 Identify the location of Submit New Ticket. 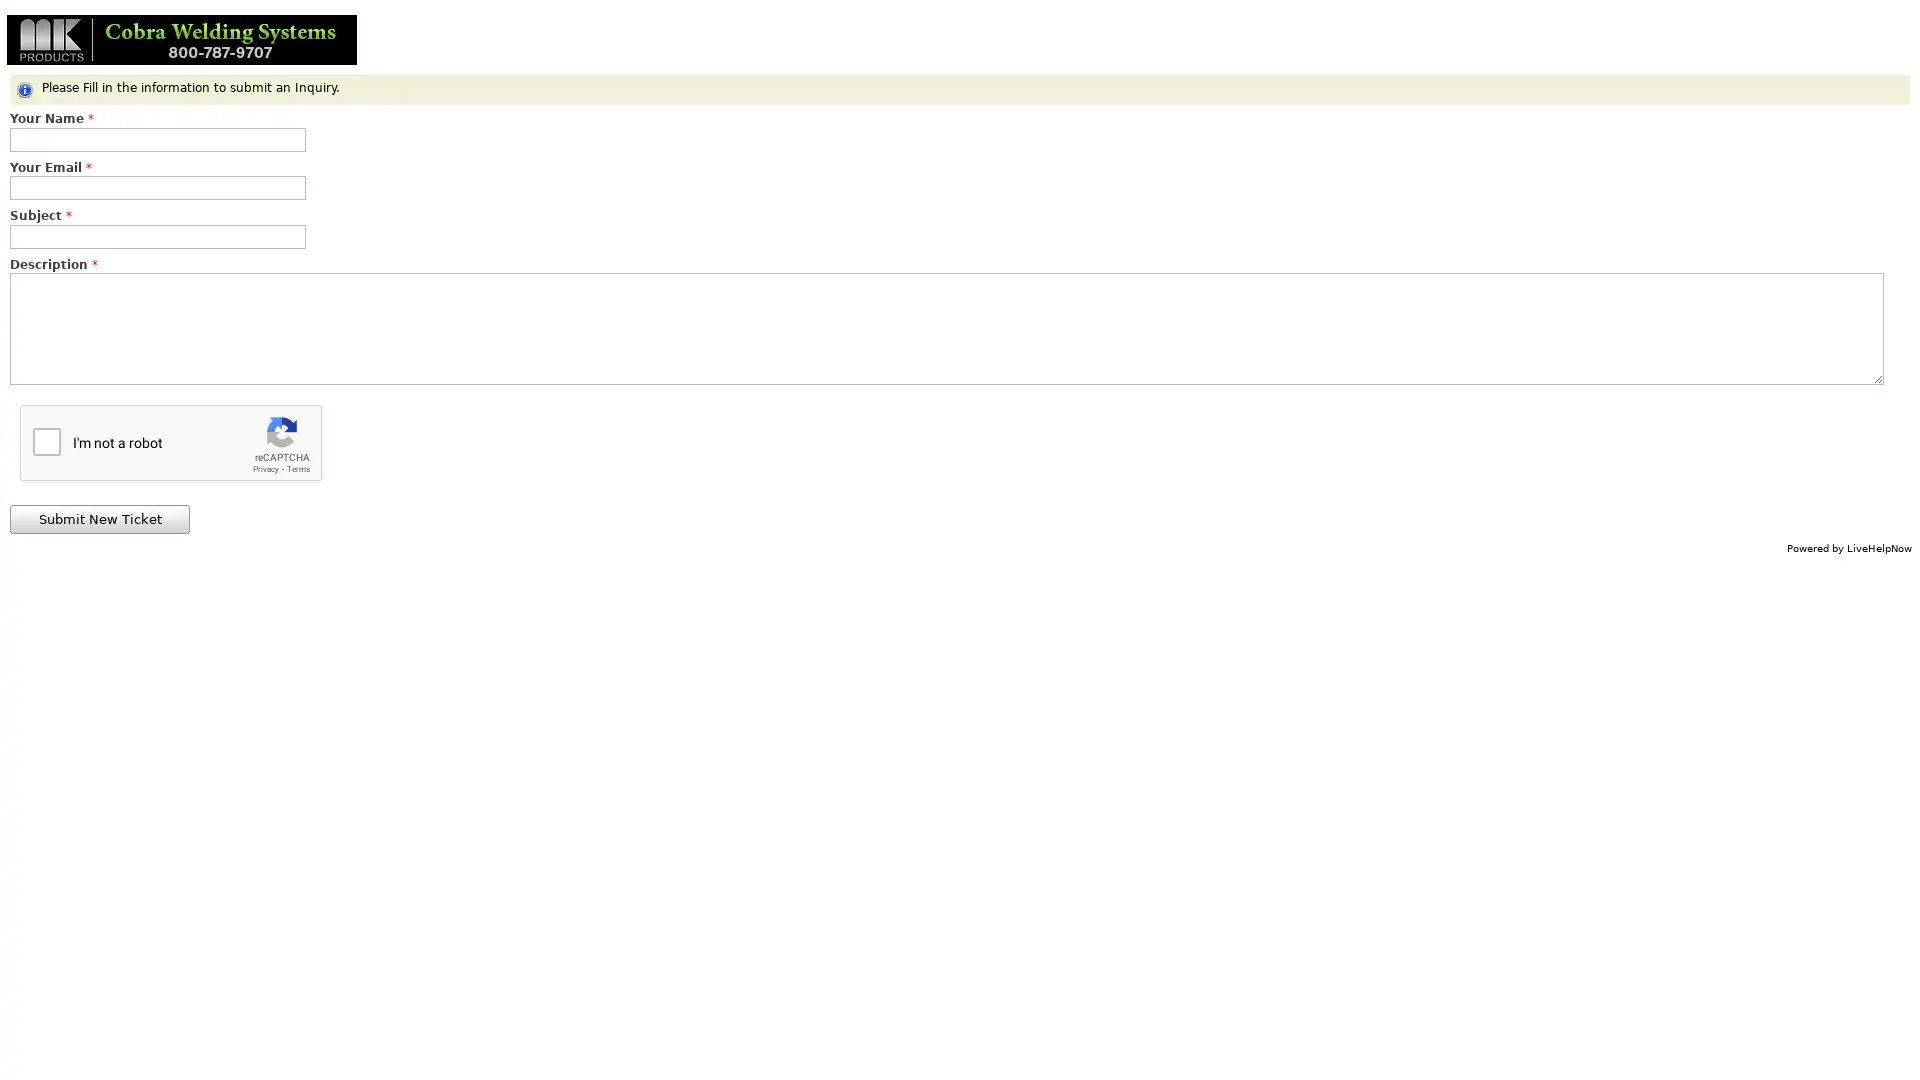
(99, 518).